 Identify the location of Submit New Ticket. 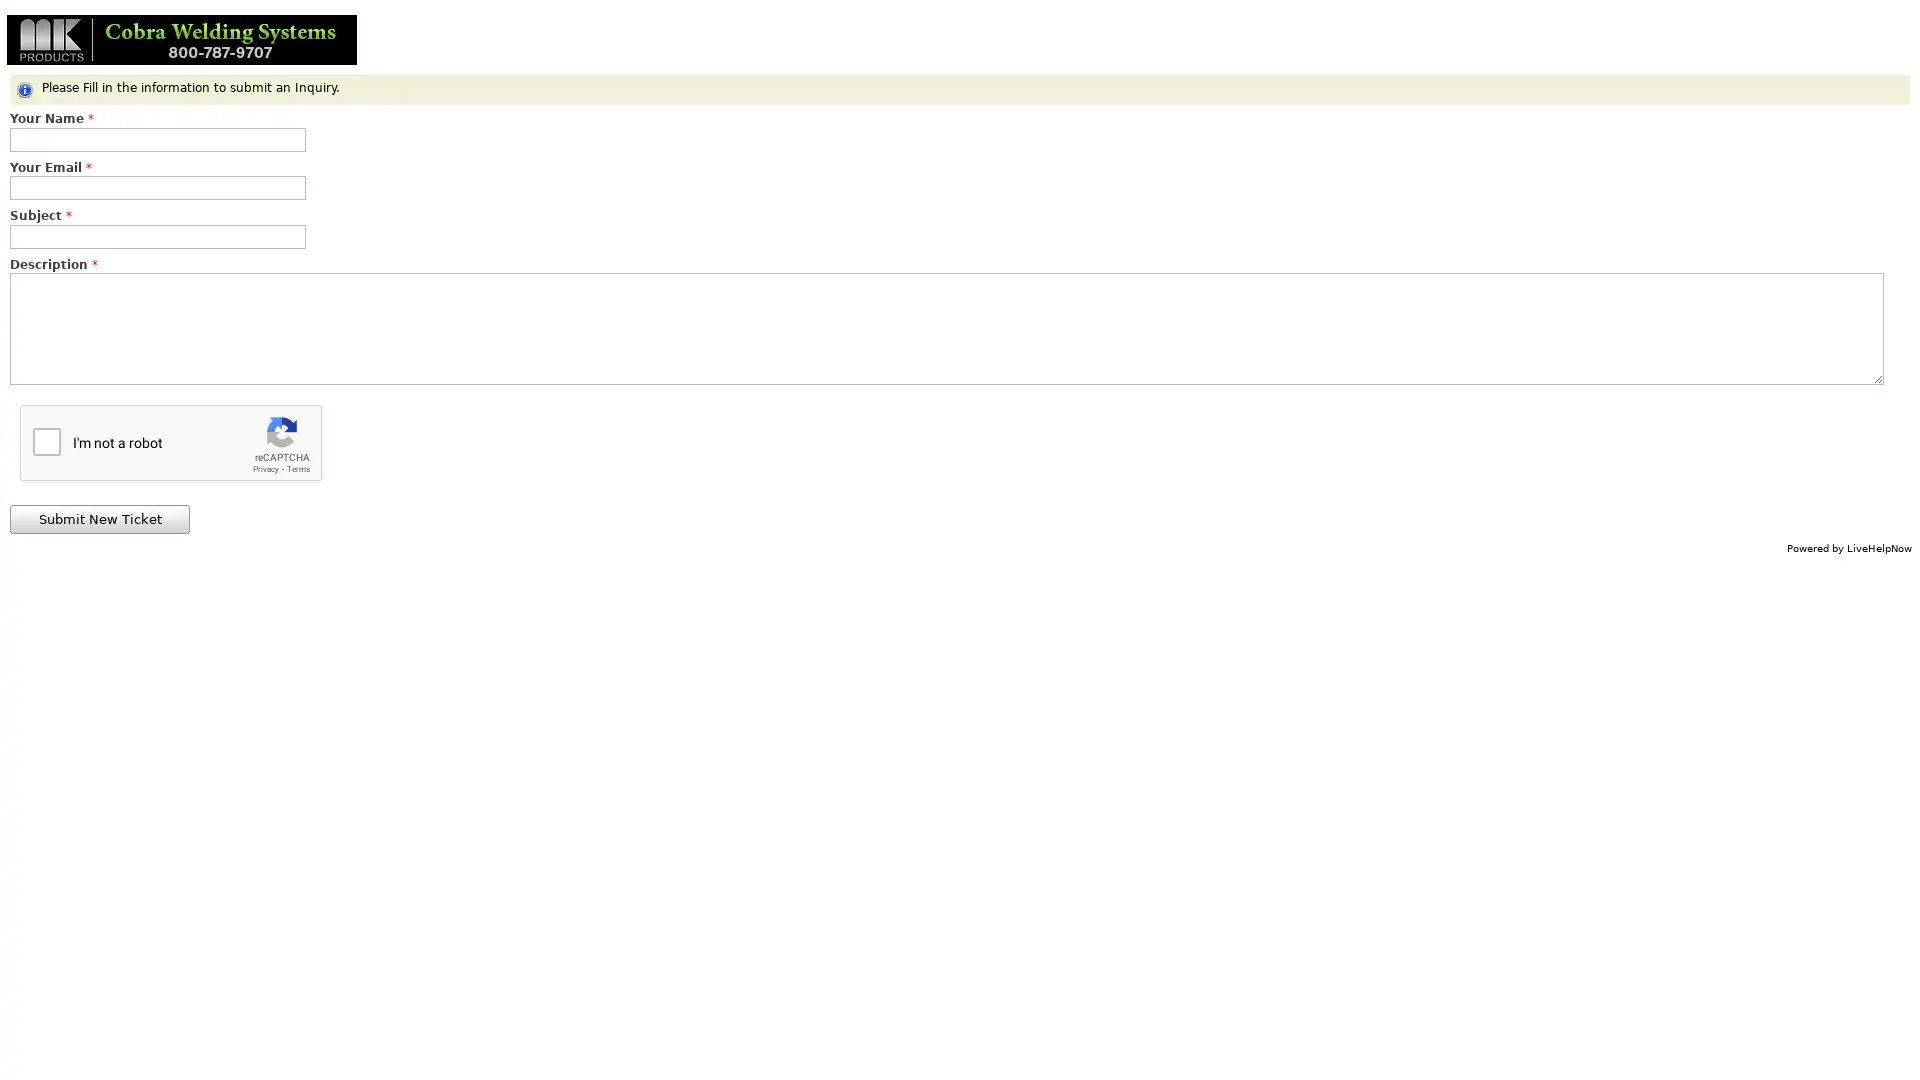
(99, 518).